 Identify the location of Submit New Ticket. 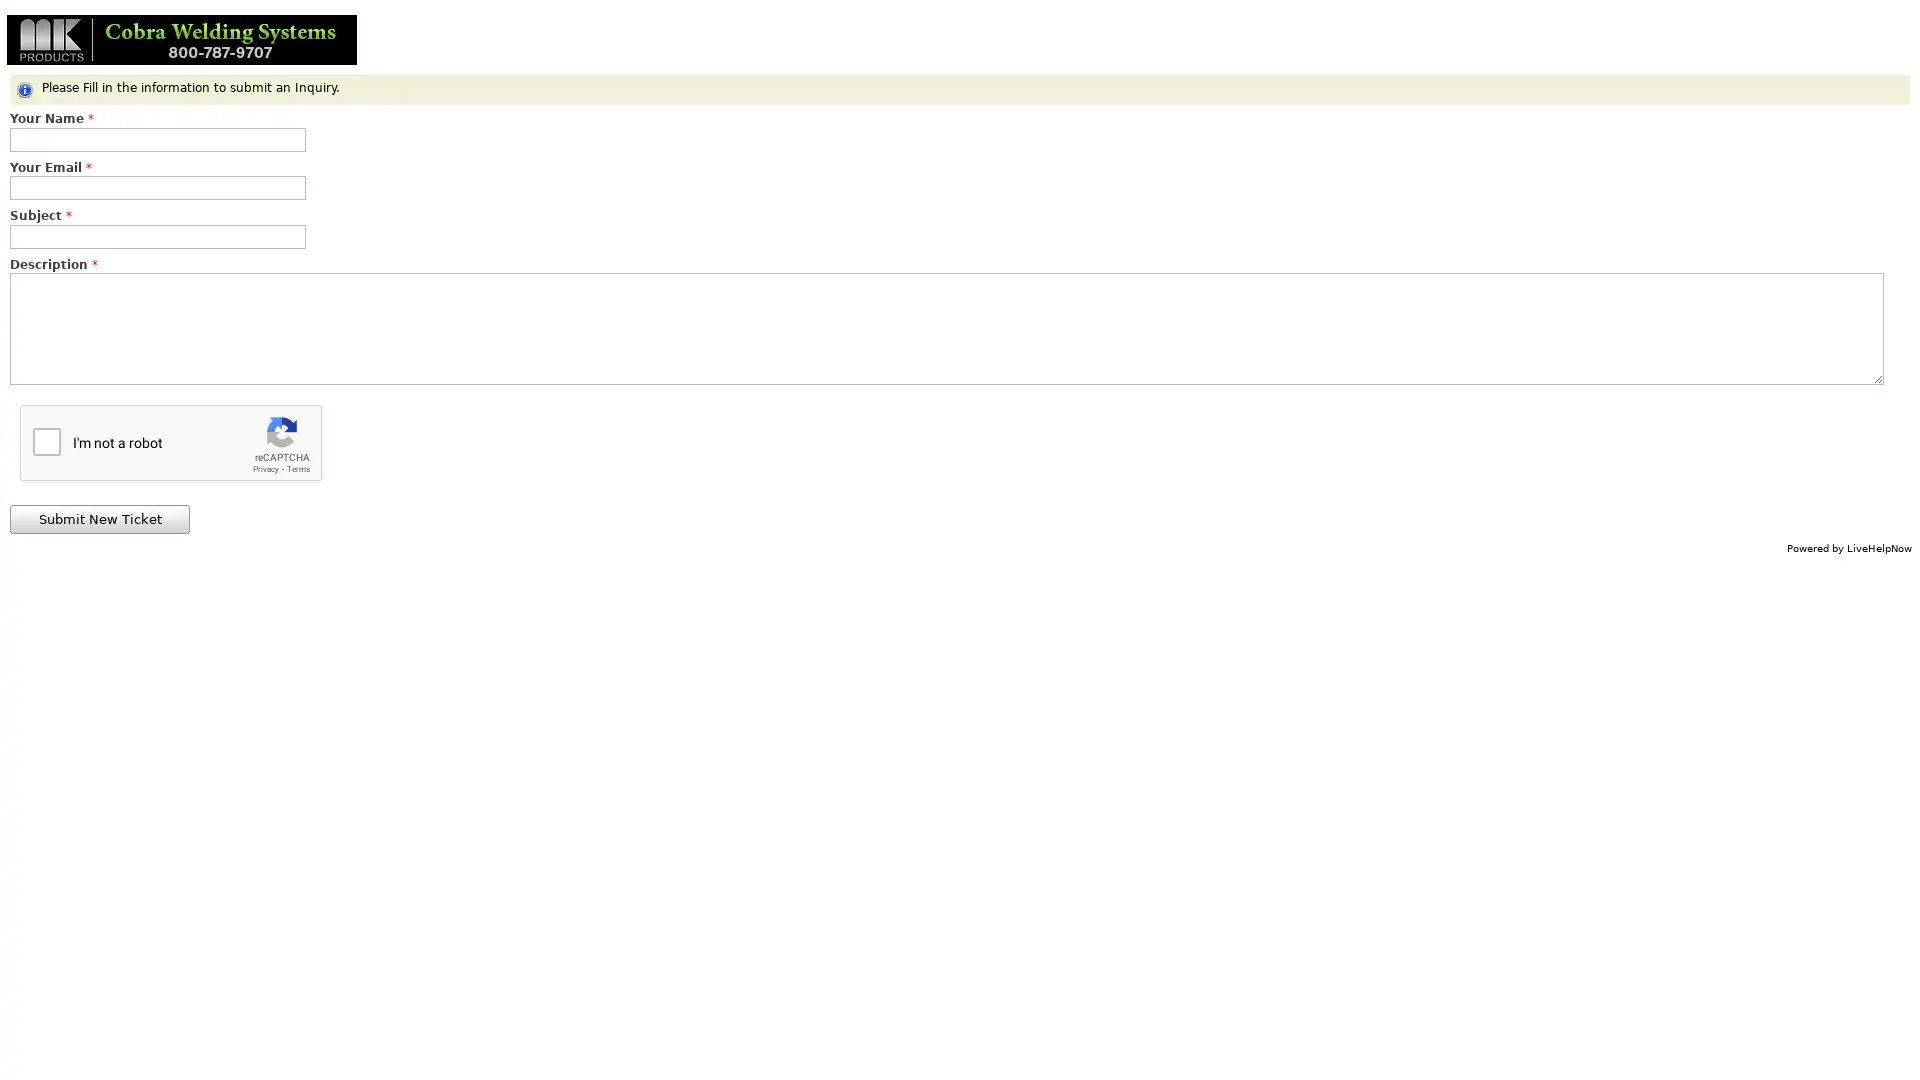
(99, 518).